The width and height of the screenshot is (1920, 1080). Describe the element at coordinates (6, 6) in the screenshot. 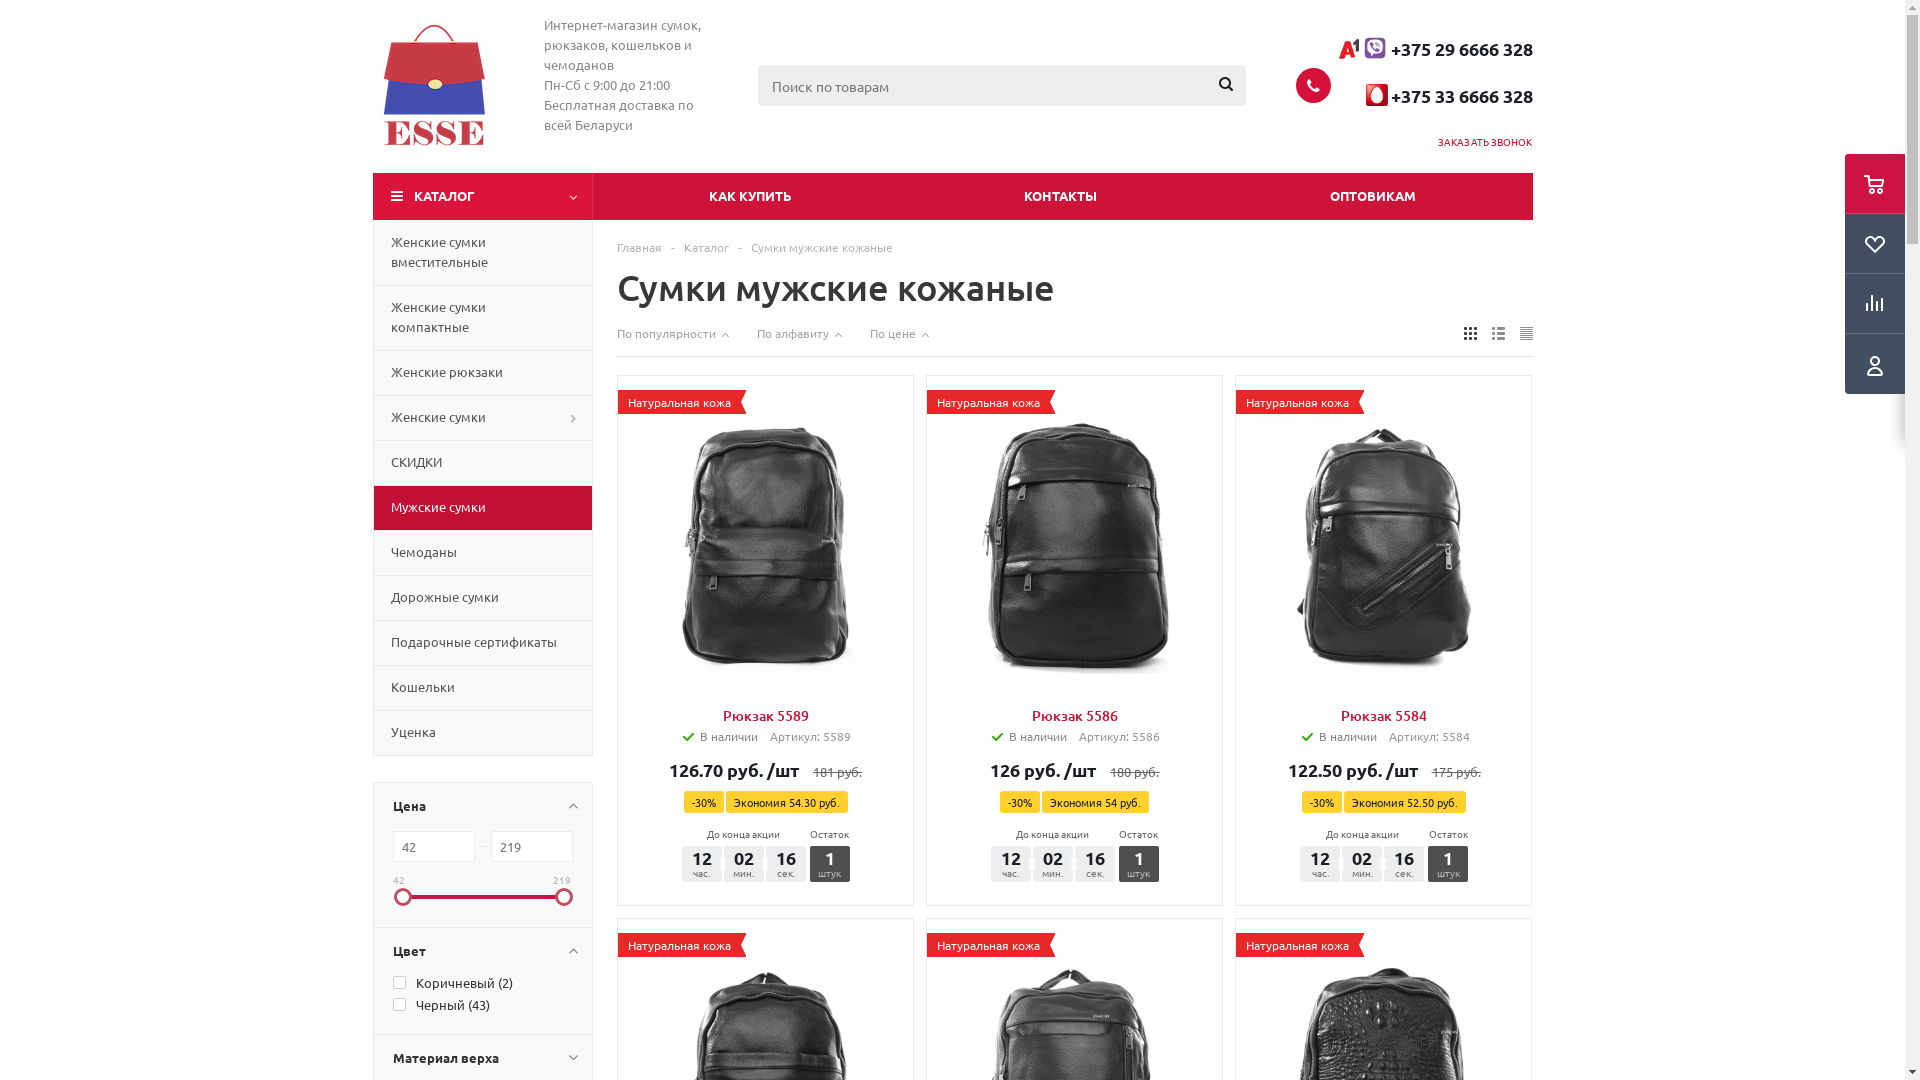

I see `'Y'` at that location.